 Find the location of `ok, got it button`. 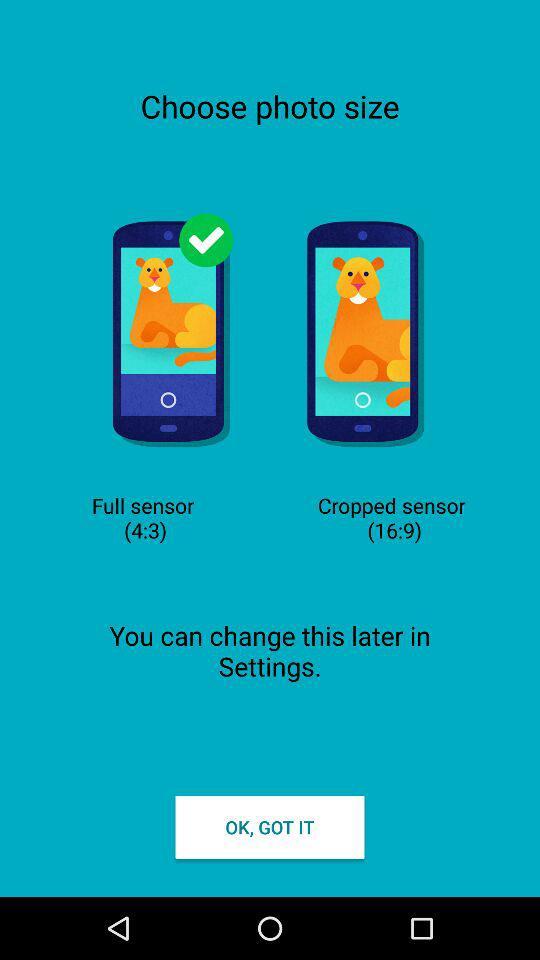

ok, got it button is located at coordinates (270, 827).